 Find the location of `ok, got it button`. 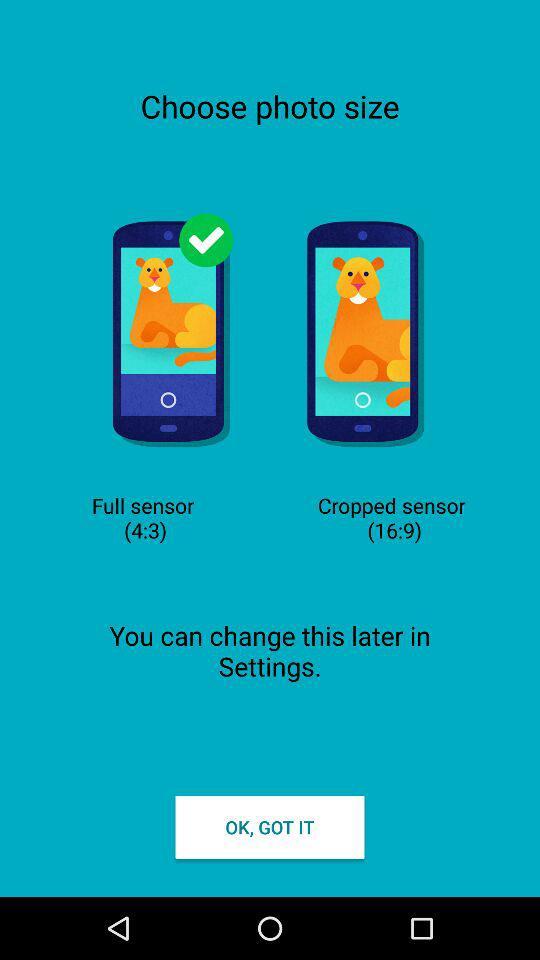

ok, got it button is located at coordinates (270, 827).